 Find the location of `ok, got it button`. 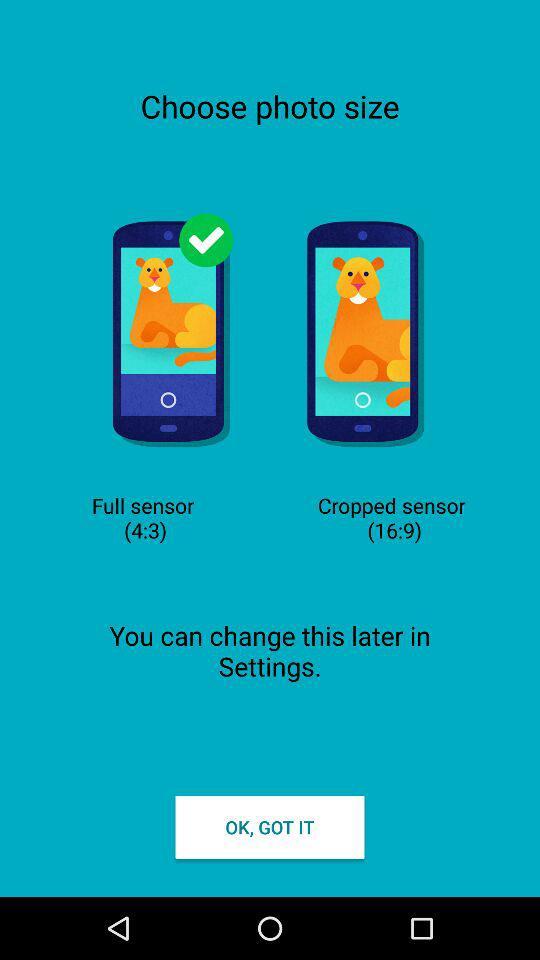

ok, got it button is located at coordinates (270, 827).